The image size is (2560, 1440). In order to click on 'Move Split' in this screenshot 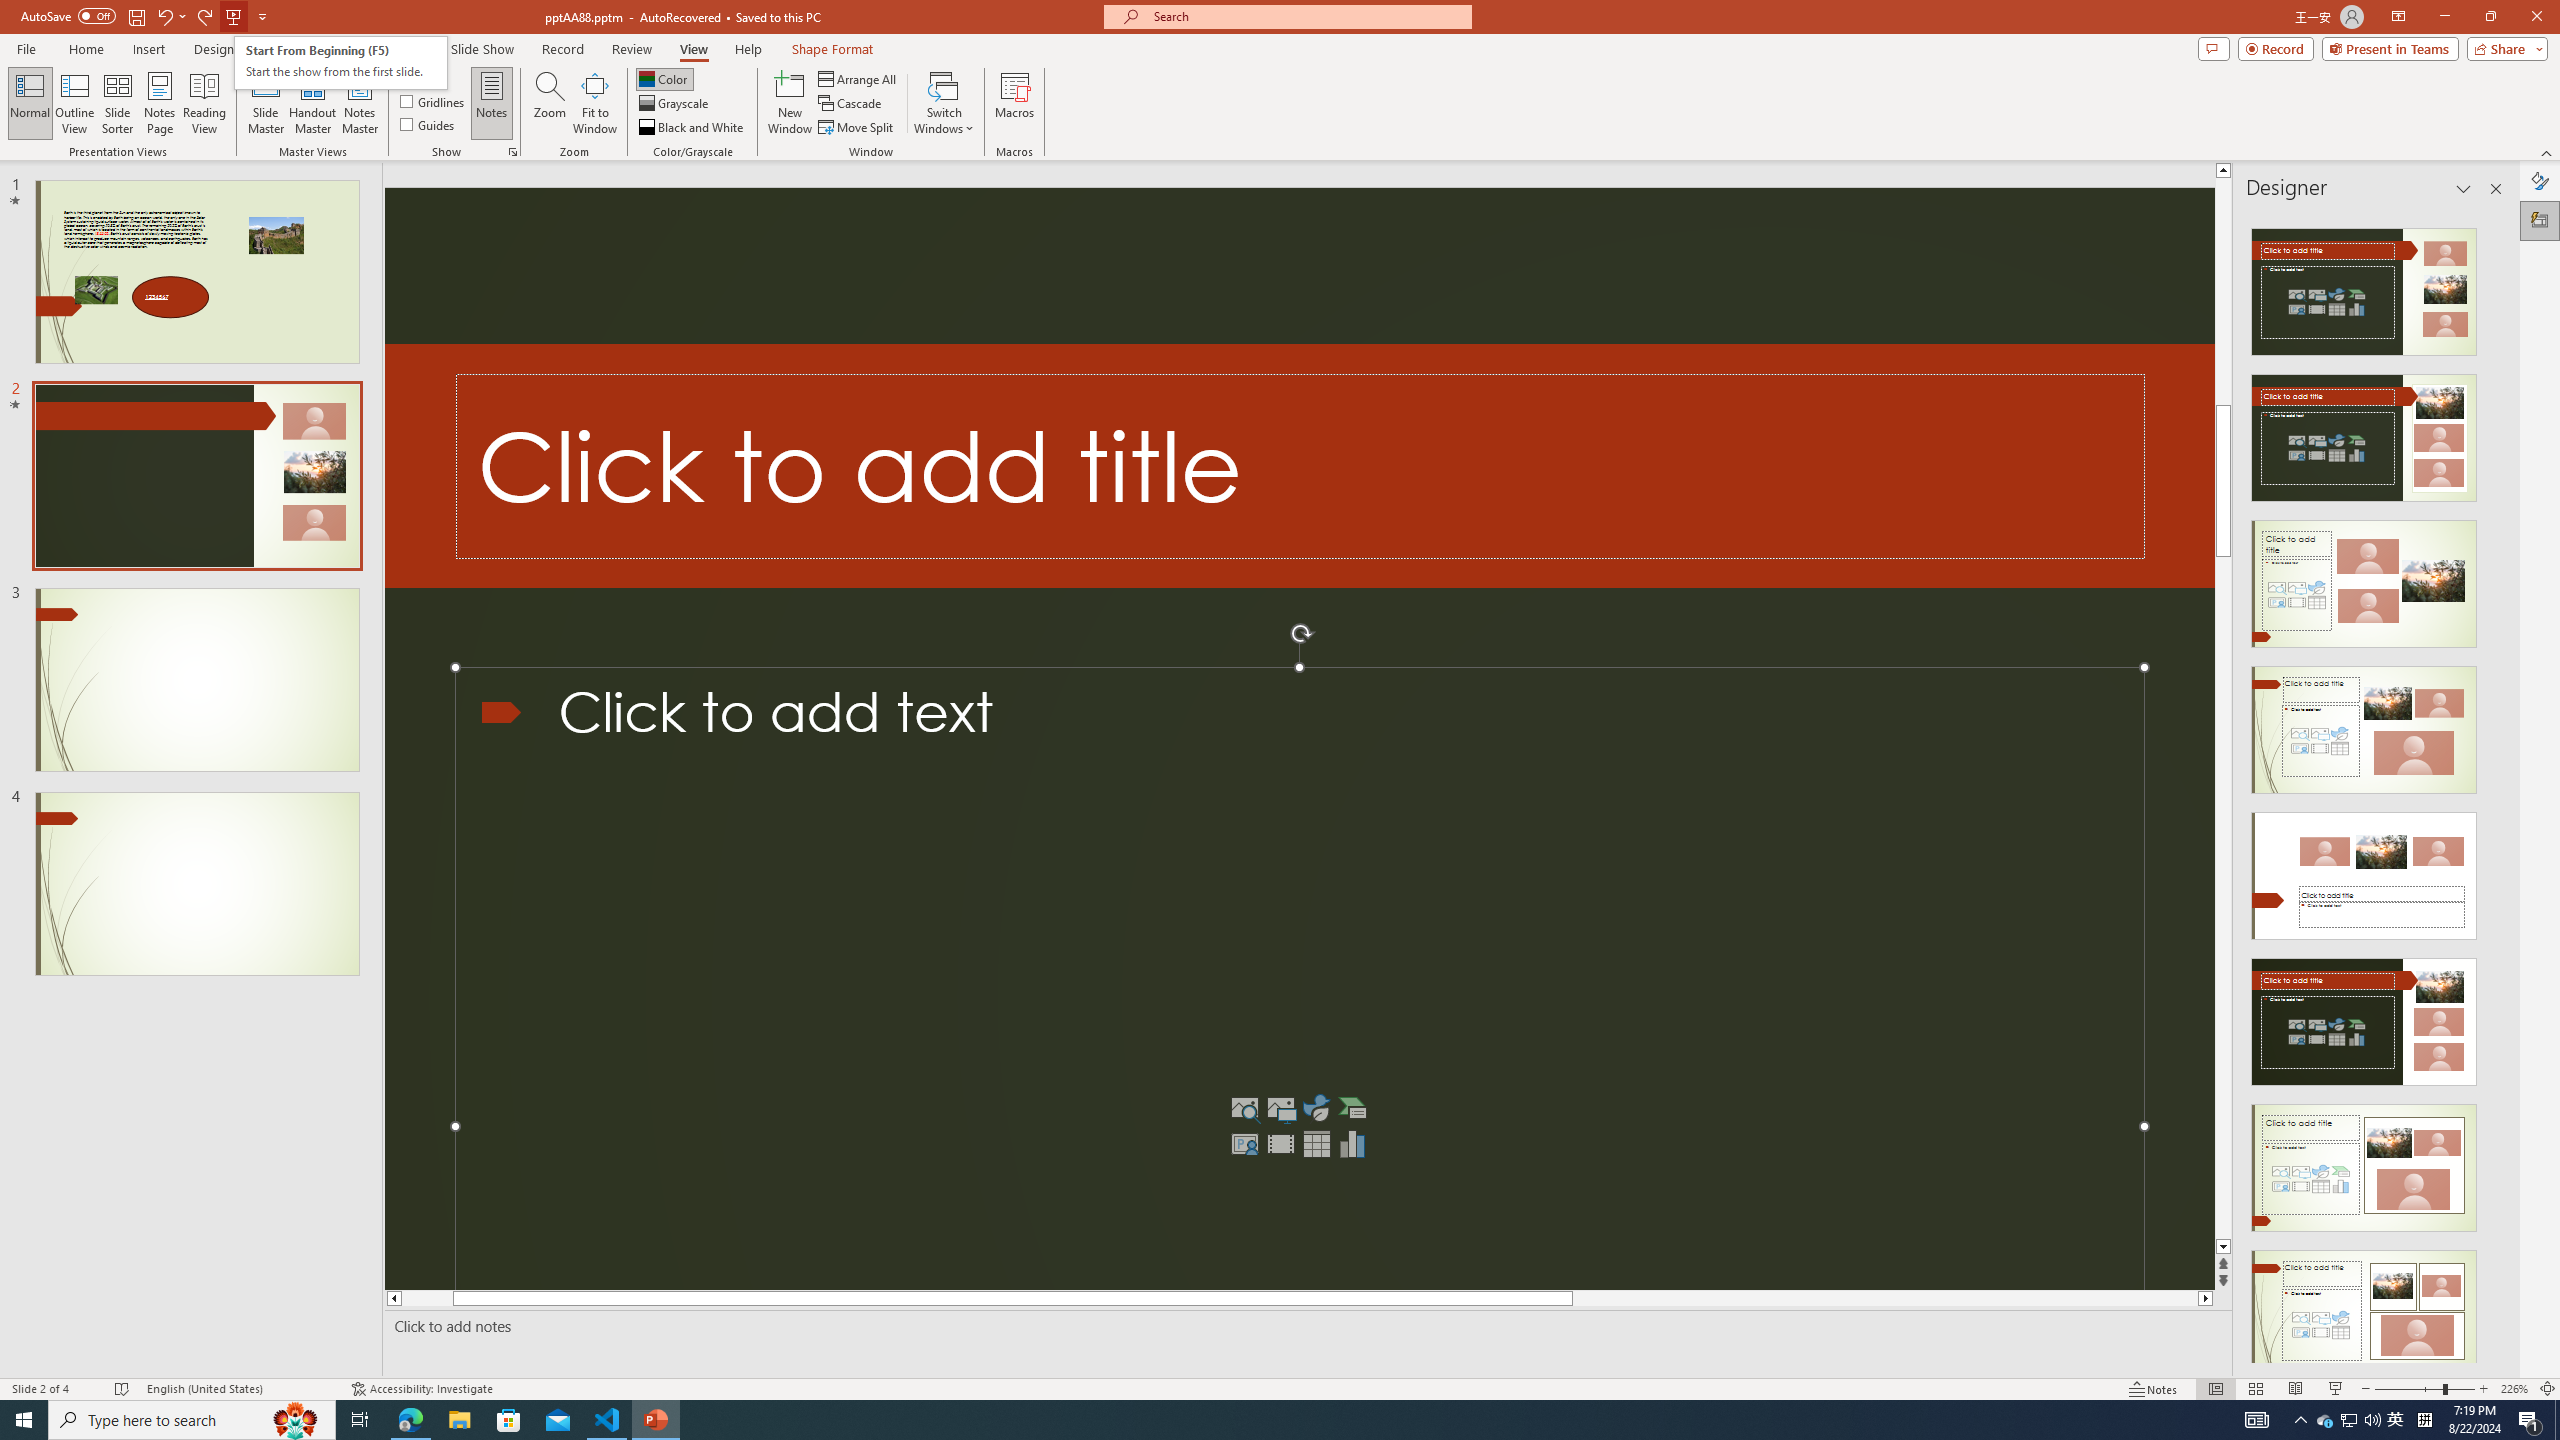, I will do `click(856, 127)`.